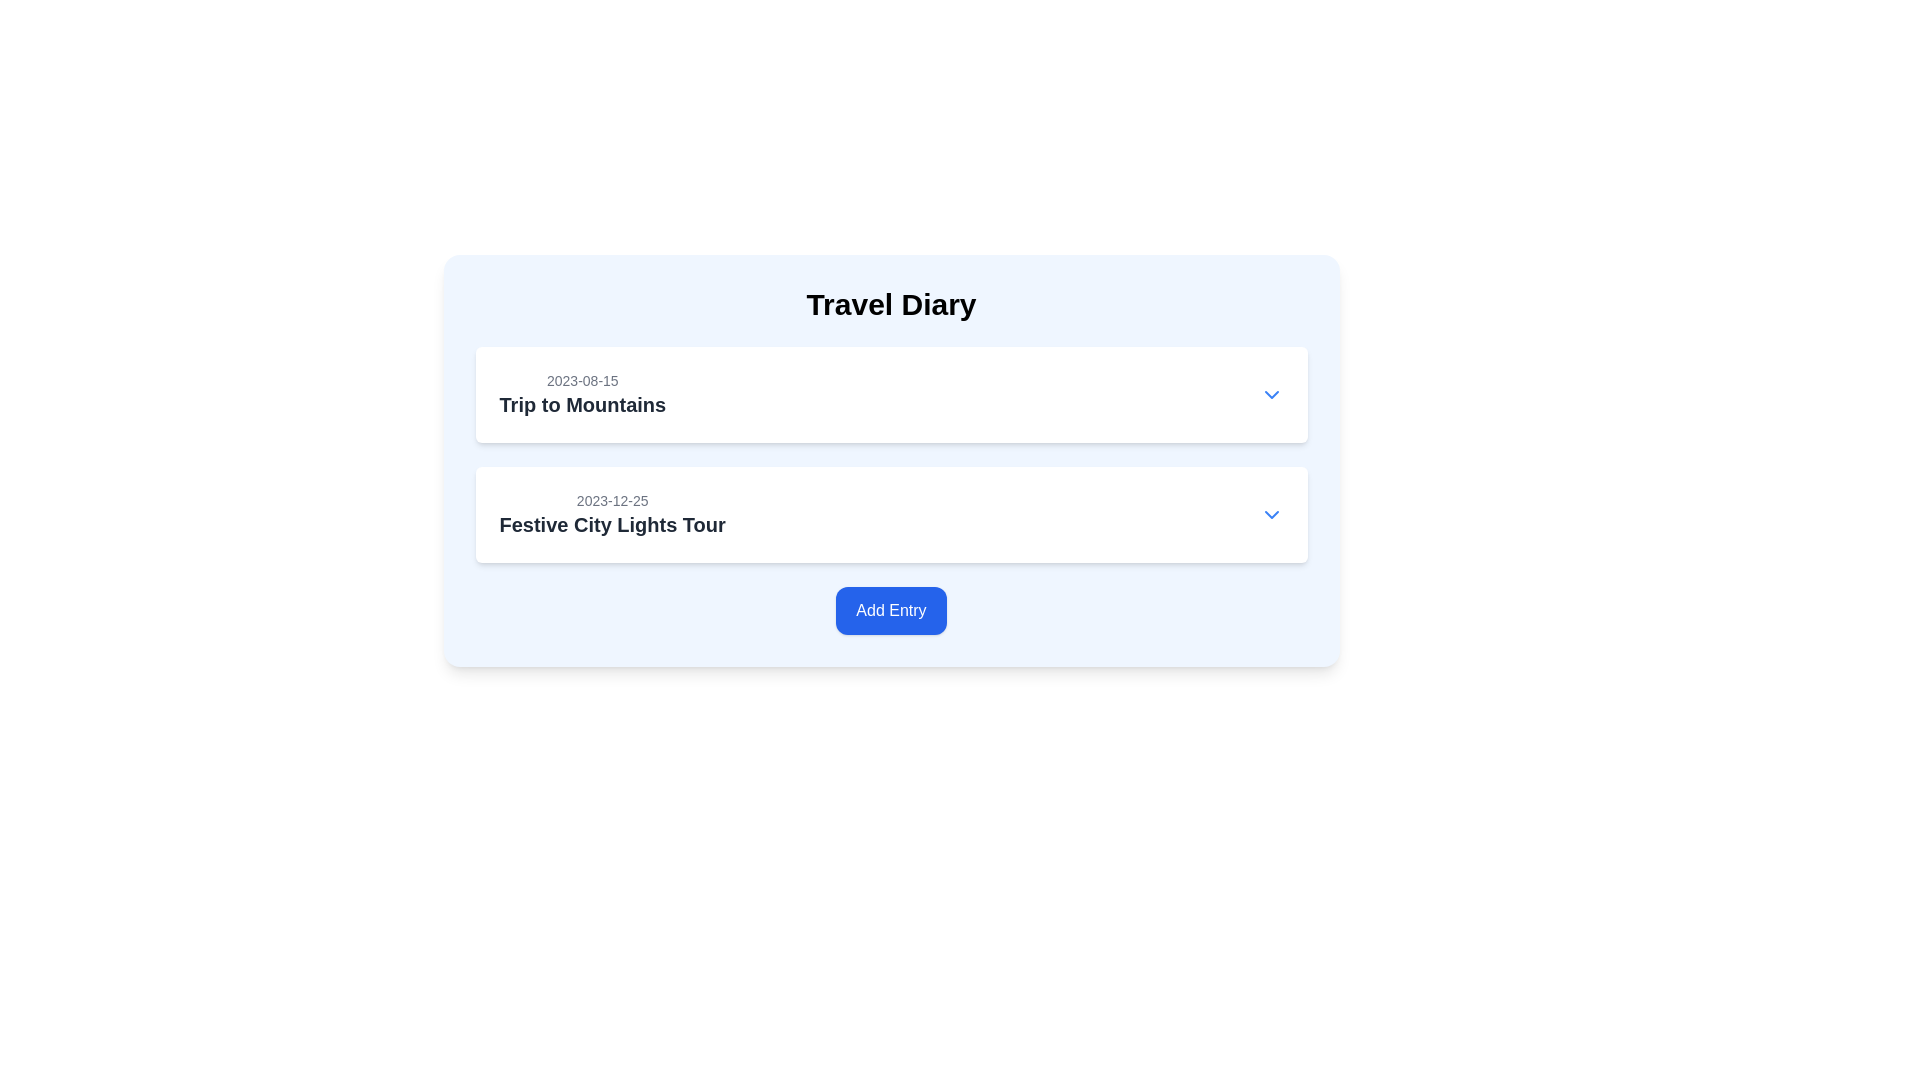 The image size is (1920, 1080). I want to click on the dropdown toggle button located at the rightmost end of the row following the title 'Festive City Lights Tour', so click(1270, 514).